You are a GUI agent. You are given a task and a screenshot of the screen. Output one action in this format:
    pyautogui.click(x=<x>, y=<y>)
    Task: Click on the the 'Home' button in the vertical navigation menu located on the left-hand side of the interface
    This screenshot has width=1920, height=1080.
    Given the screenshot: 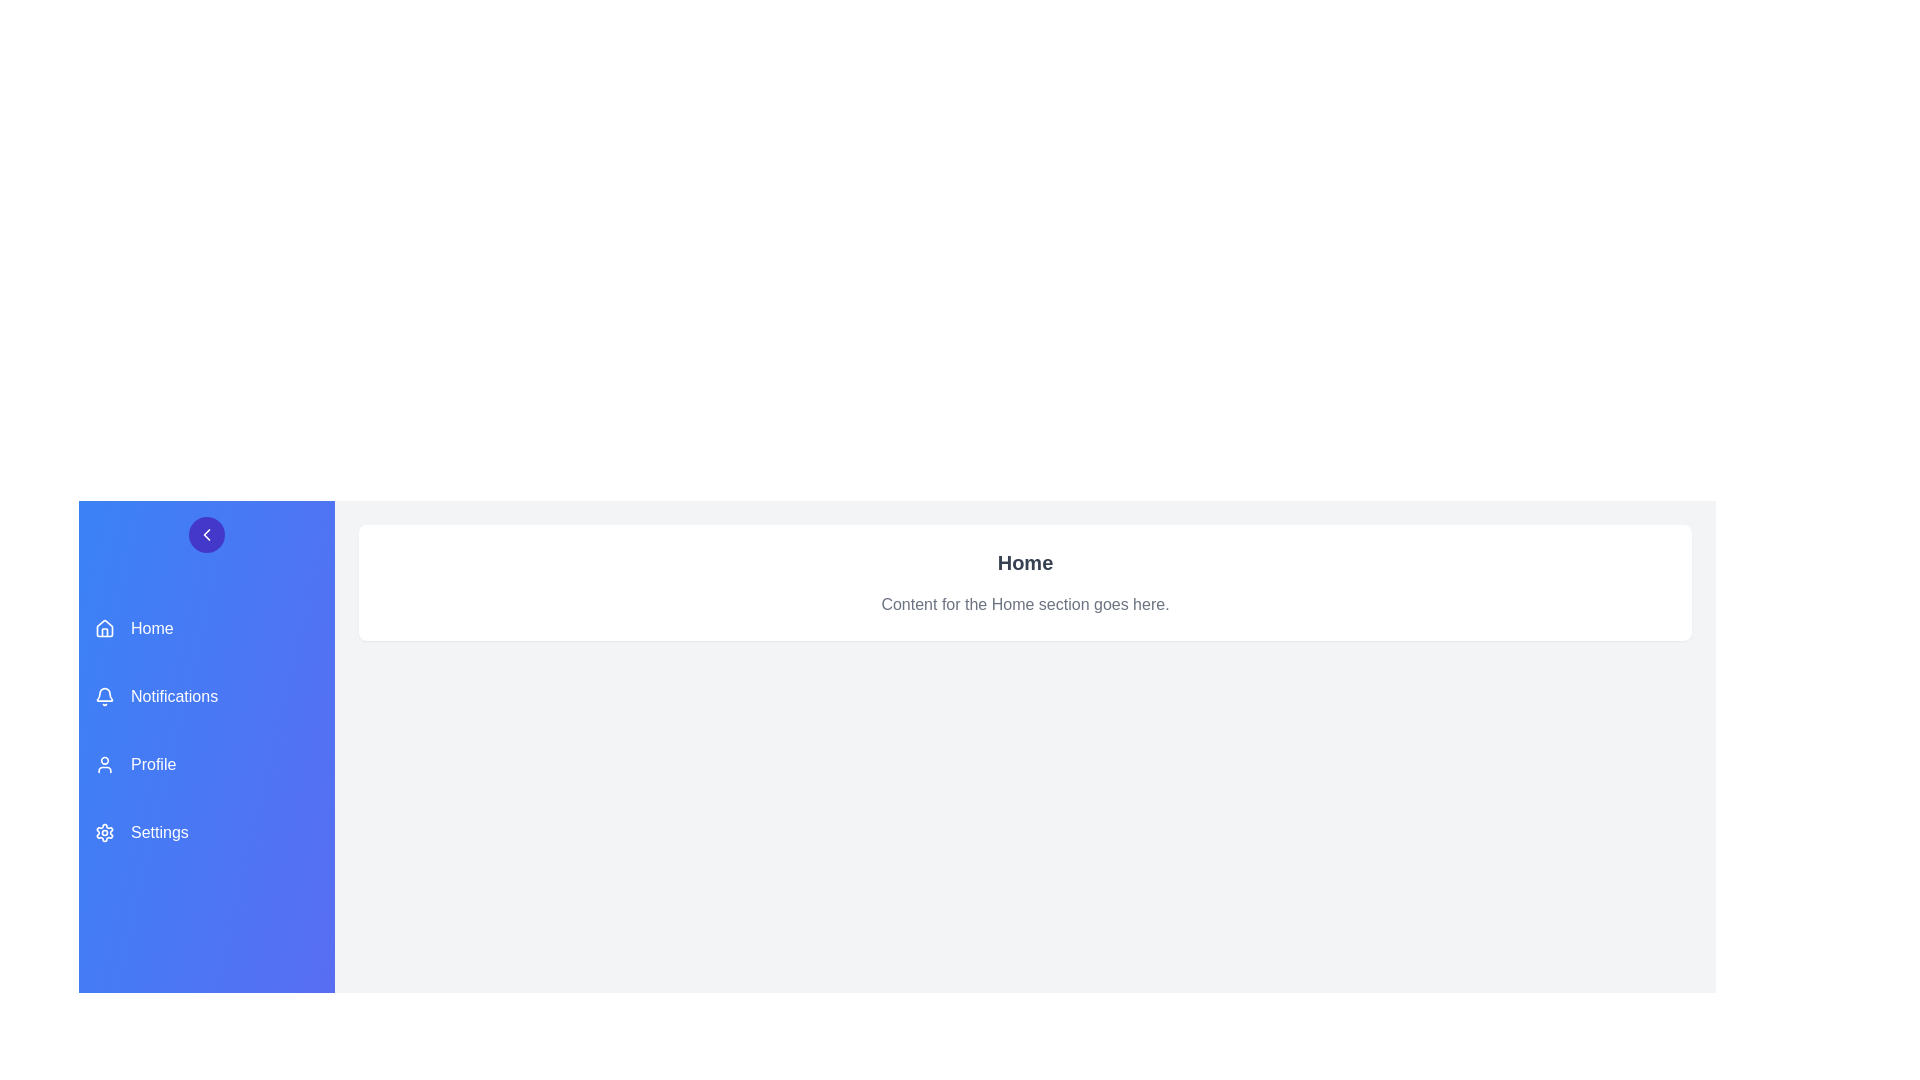 What is the action you would take?
    pyautogui.click(x=206, y=627)
    